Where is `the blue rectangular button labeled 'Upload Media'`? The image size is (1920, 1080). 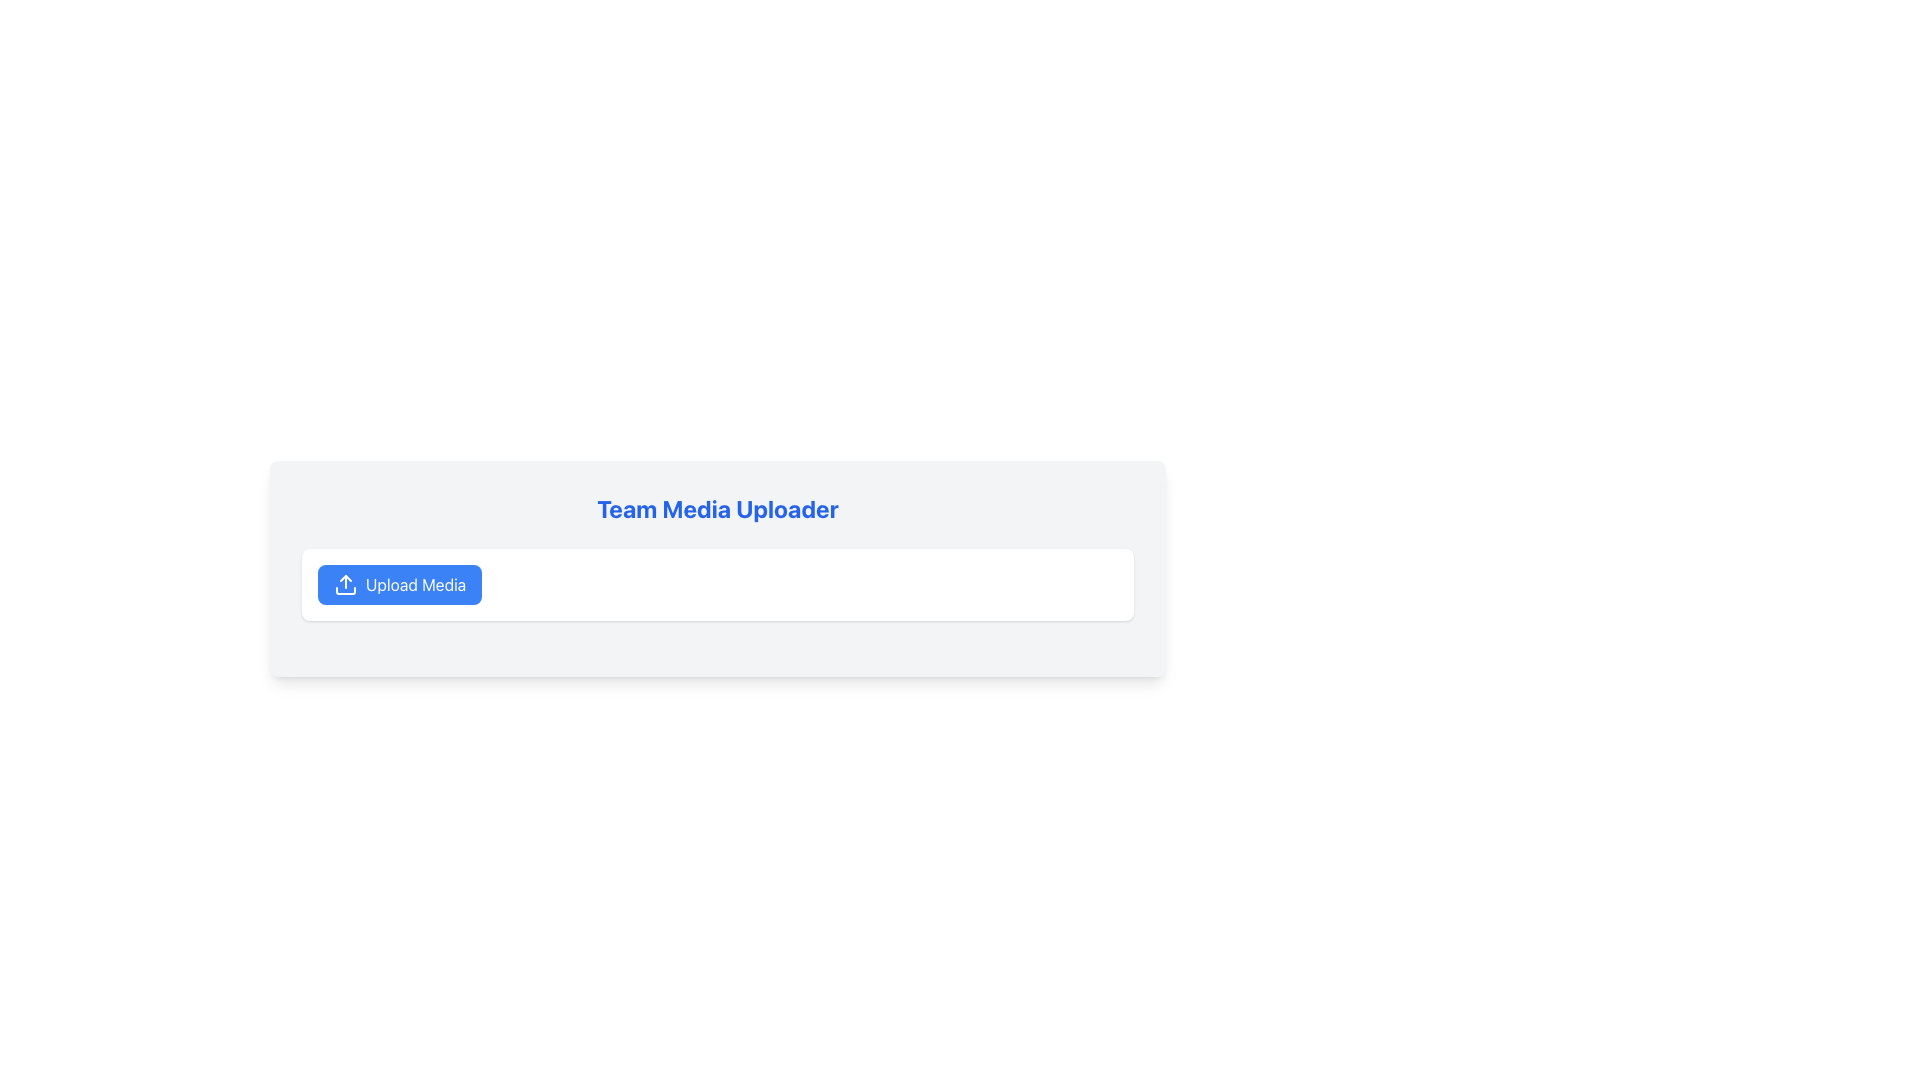
the blue rectangular button labeled 'Upload Media' is located at coordinates (400, 585).